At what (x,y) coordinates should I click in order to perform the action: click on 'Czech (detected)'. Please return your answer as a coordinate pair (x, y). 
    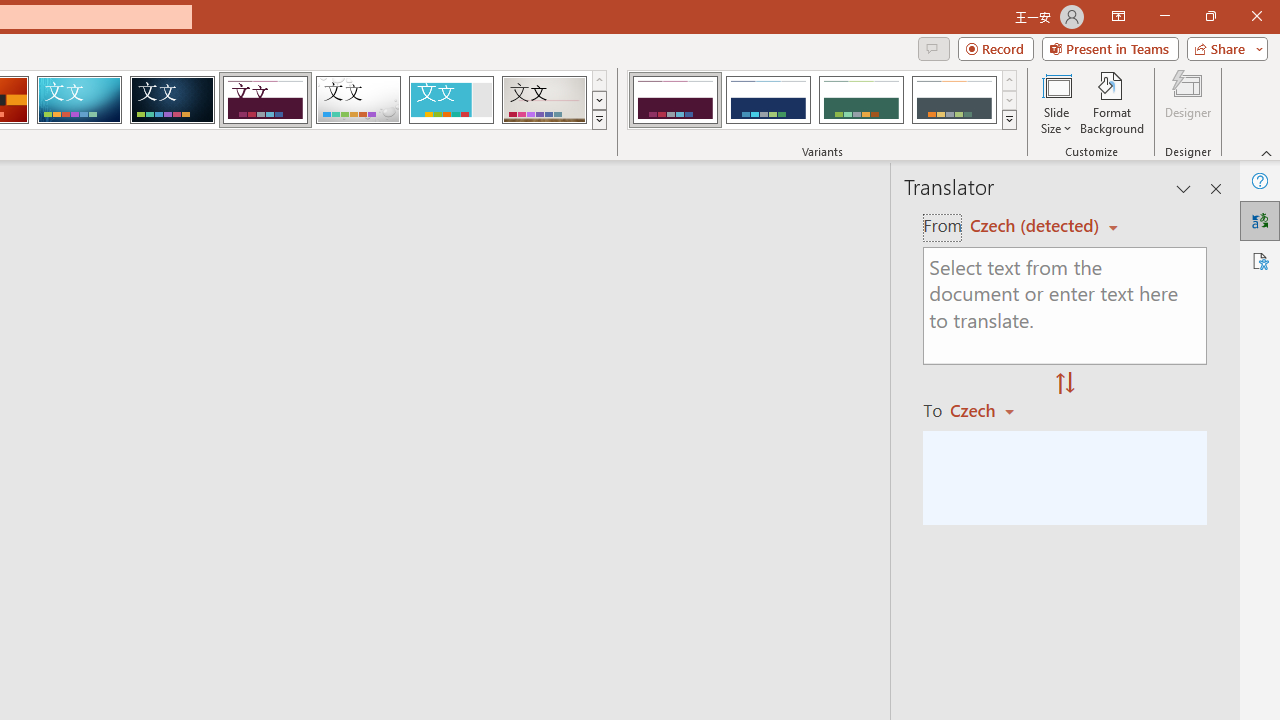
    Looking at the image, I should click on (1037, 225).